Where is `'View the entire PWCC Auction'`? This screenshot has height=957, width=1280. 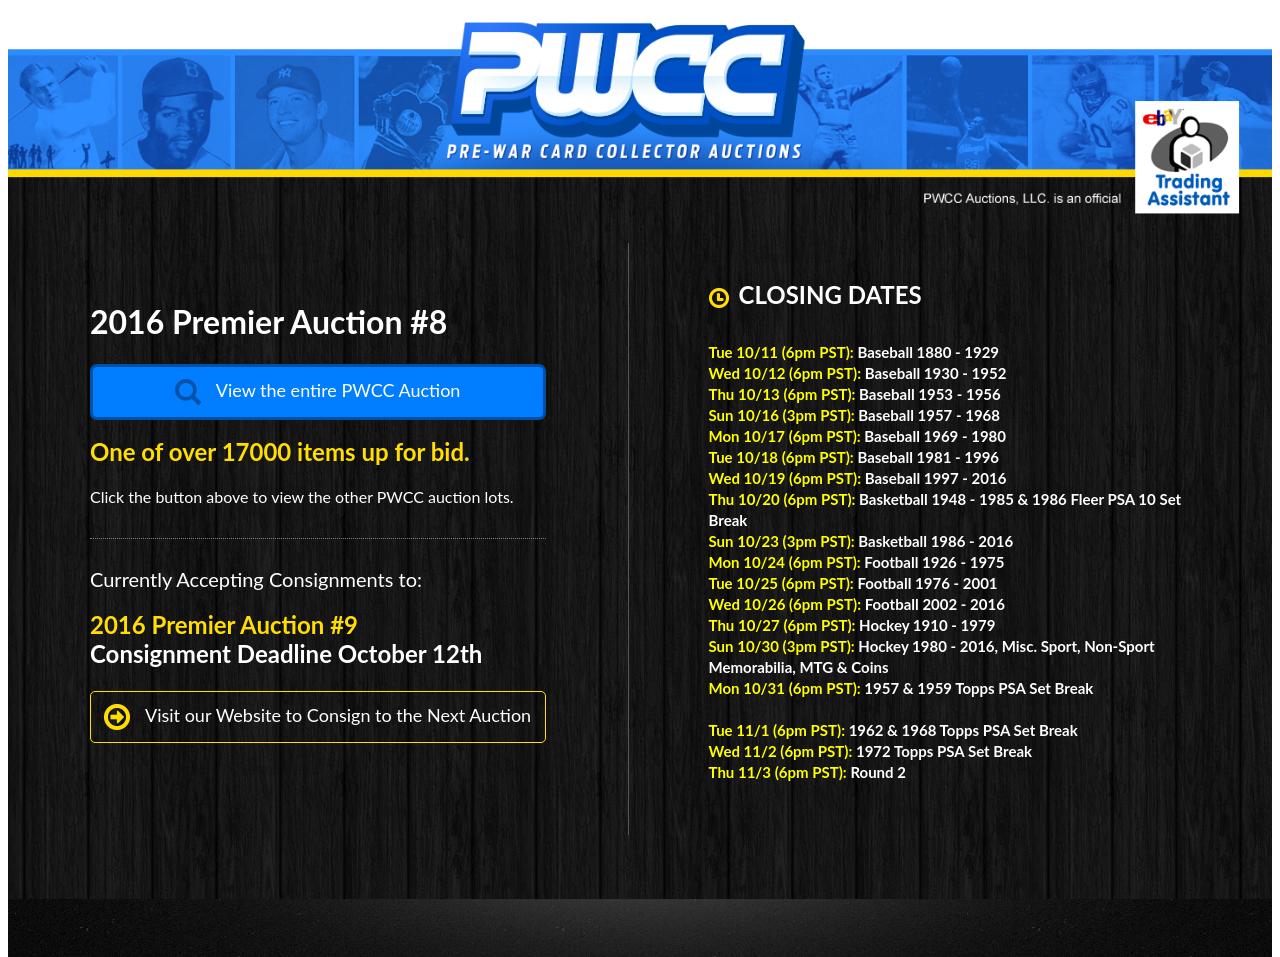 'View the entire PWCC Auction' is located at coordinates (337, 390).